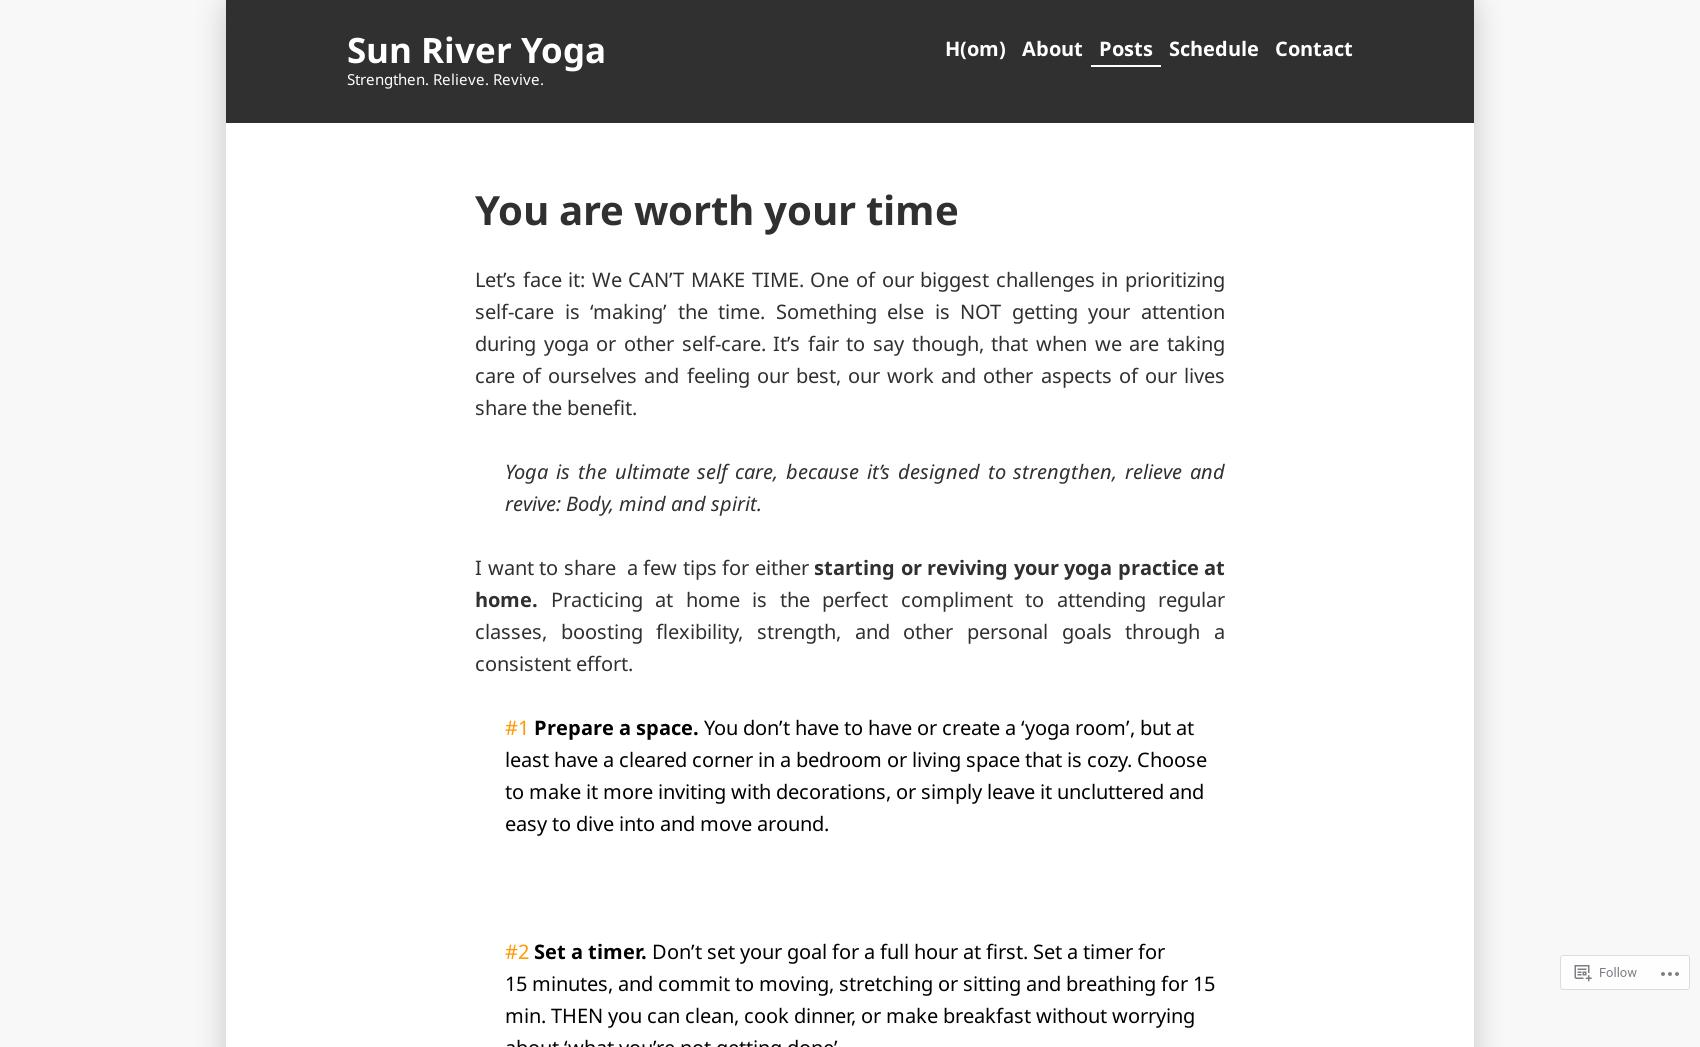 Image resolution: width=1700 pixels, height=1047 pixels. I want to click on 'I want to share  a few tips for either', so click(644, 567).